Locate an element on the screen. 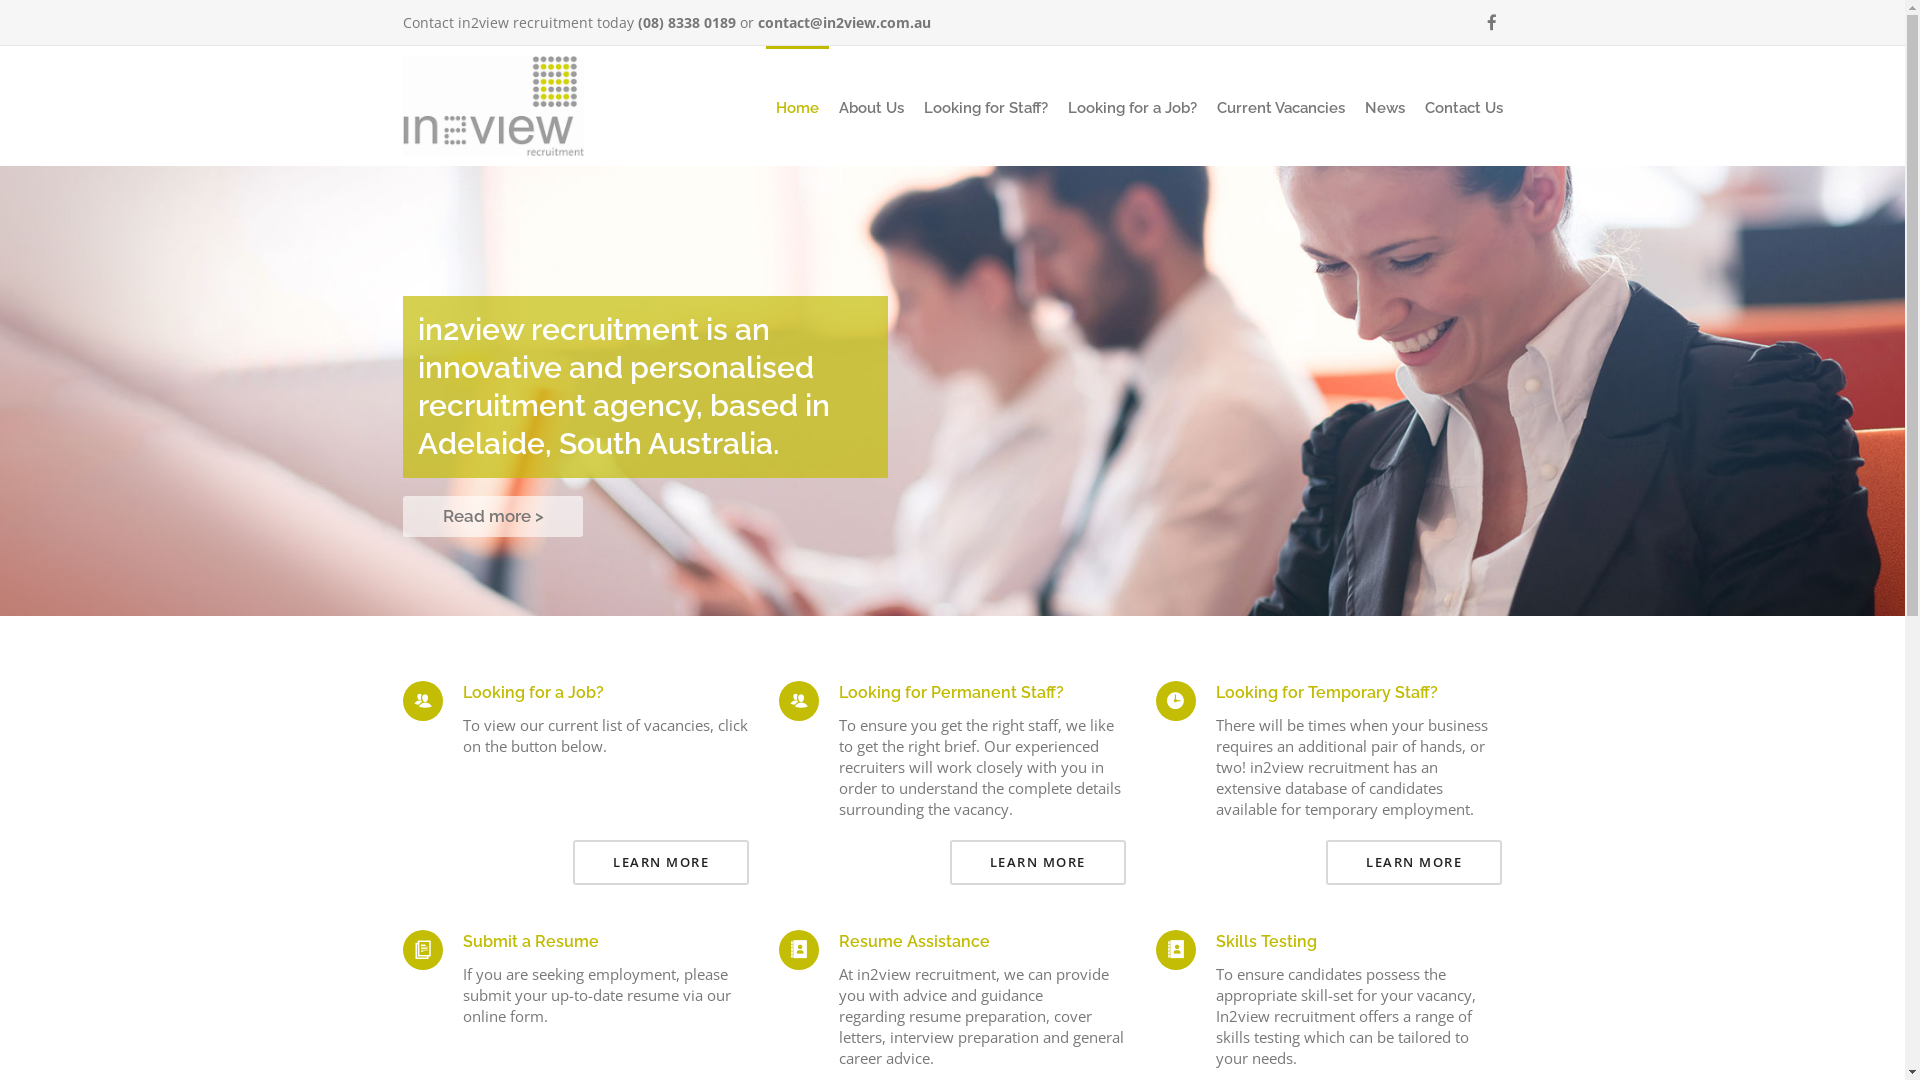  'Resume Assistance' is located at coordinates (839, 941).